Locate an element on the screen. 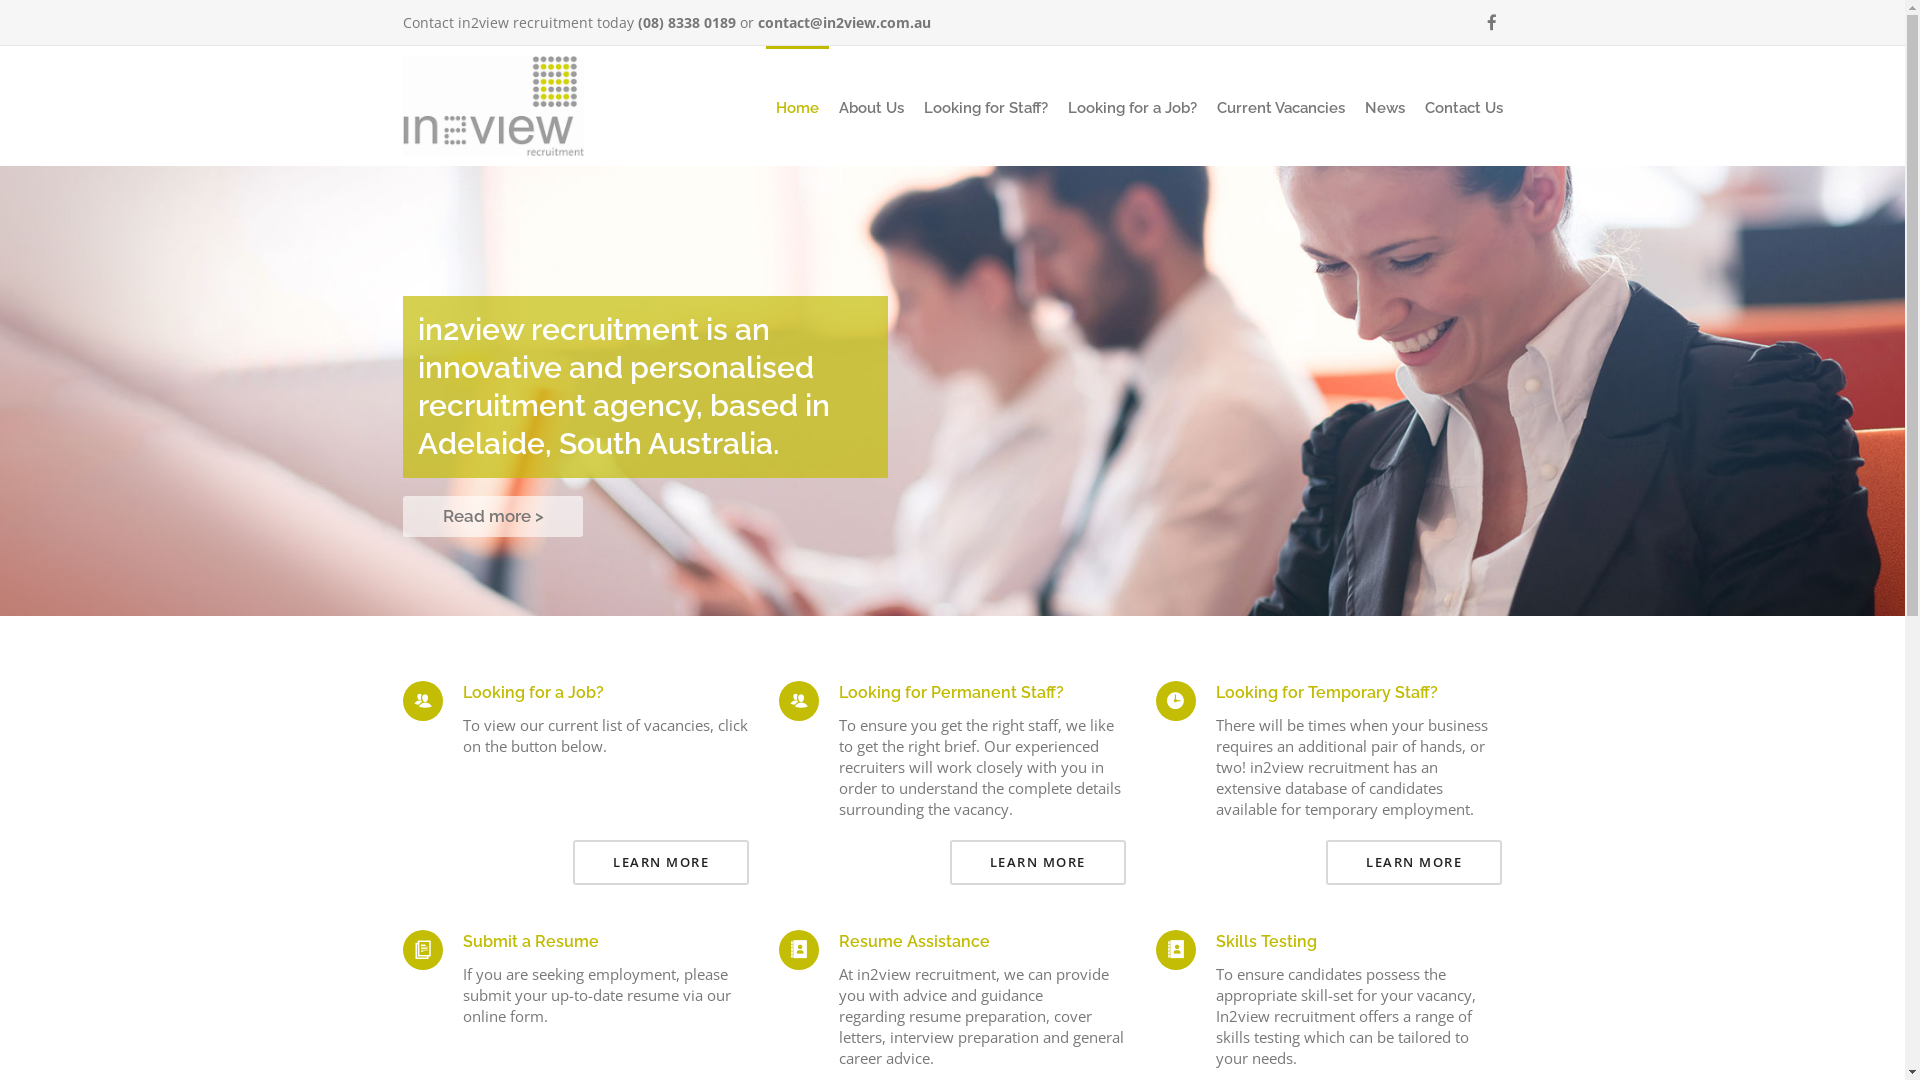  'Resume Assistance' is located at coordinates (839, 941).